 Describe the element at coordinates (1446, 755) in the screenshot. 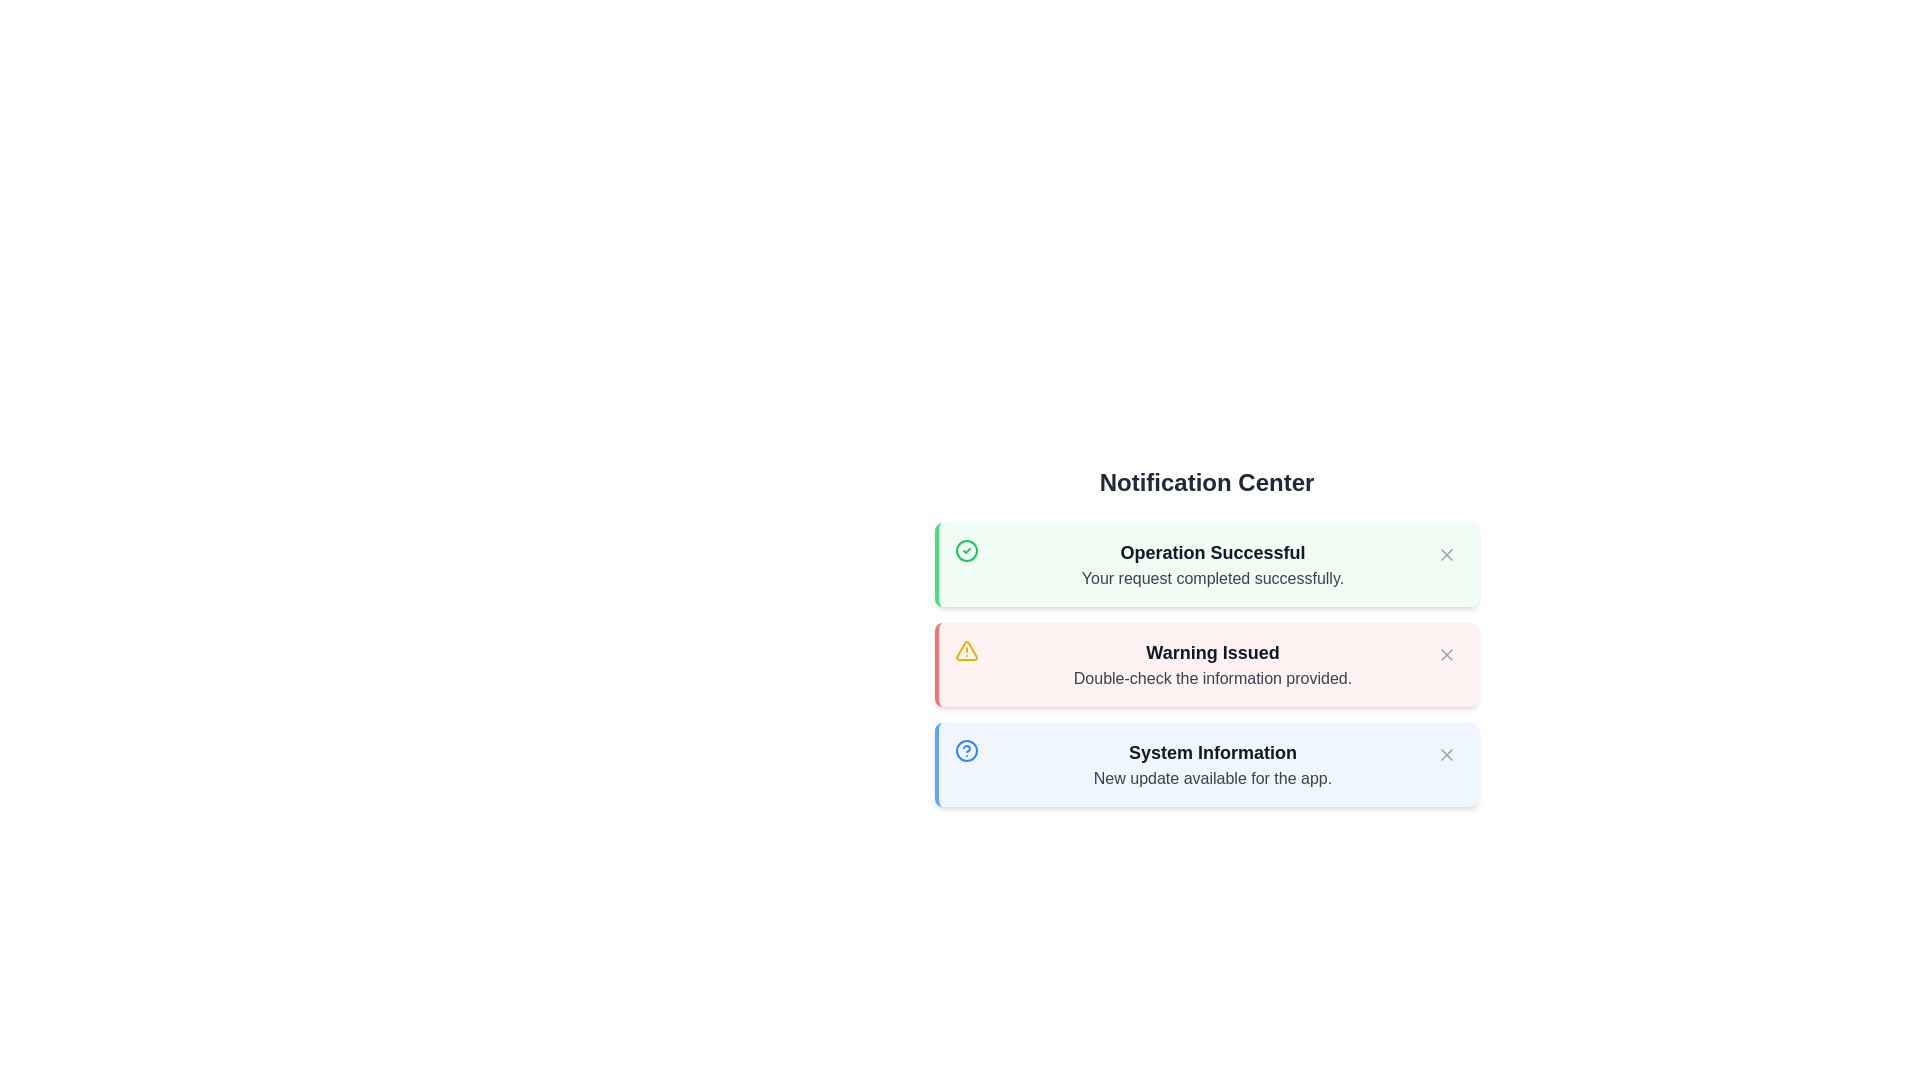

I see `the close icon (an 'x' symbol) located in the top-right corner of the third notification card labeled 'System Information'` at that location.